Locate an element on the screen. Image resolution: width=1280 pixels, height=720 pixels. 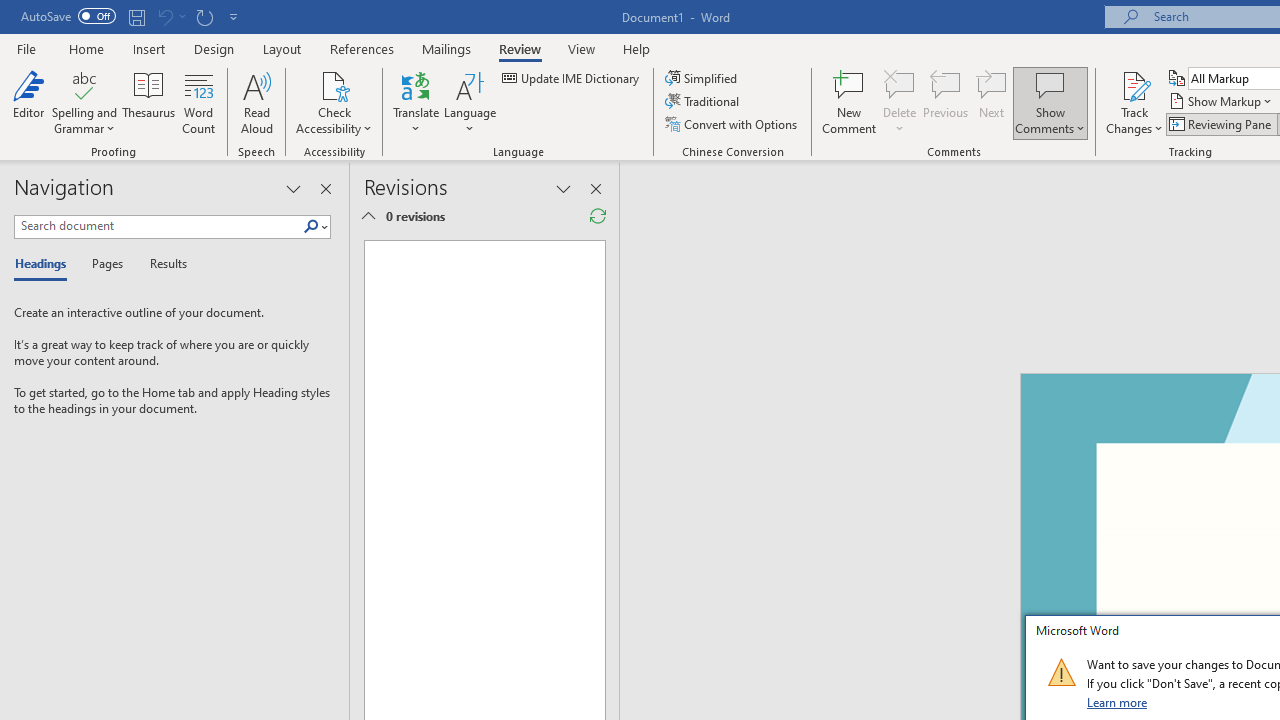
'Spelling and Grammar' is located at coordinates (84, 84).